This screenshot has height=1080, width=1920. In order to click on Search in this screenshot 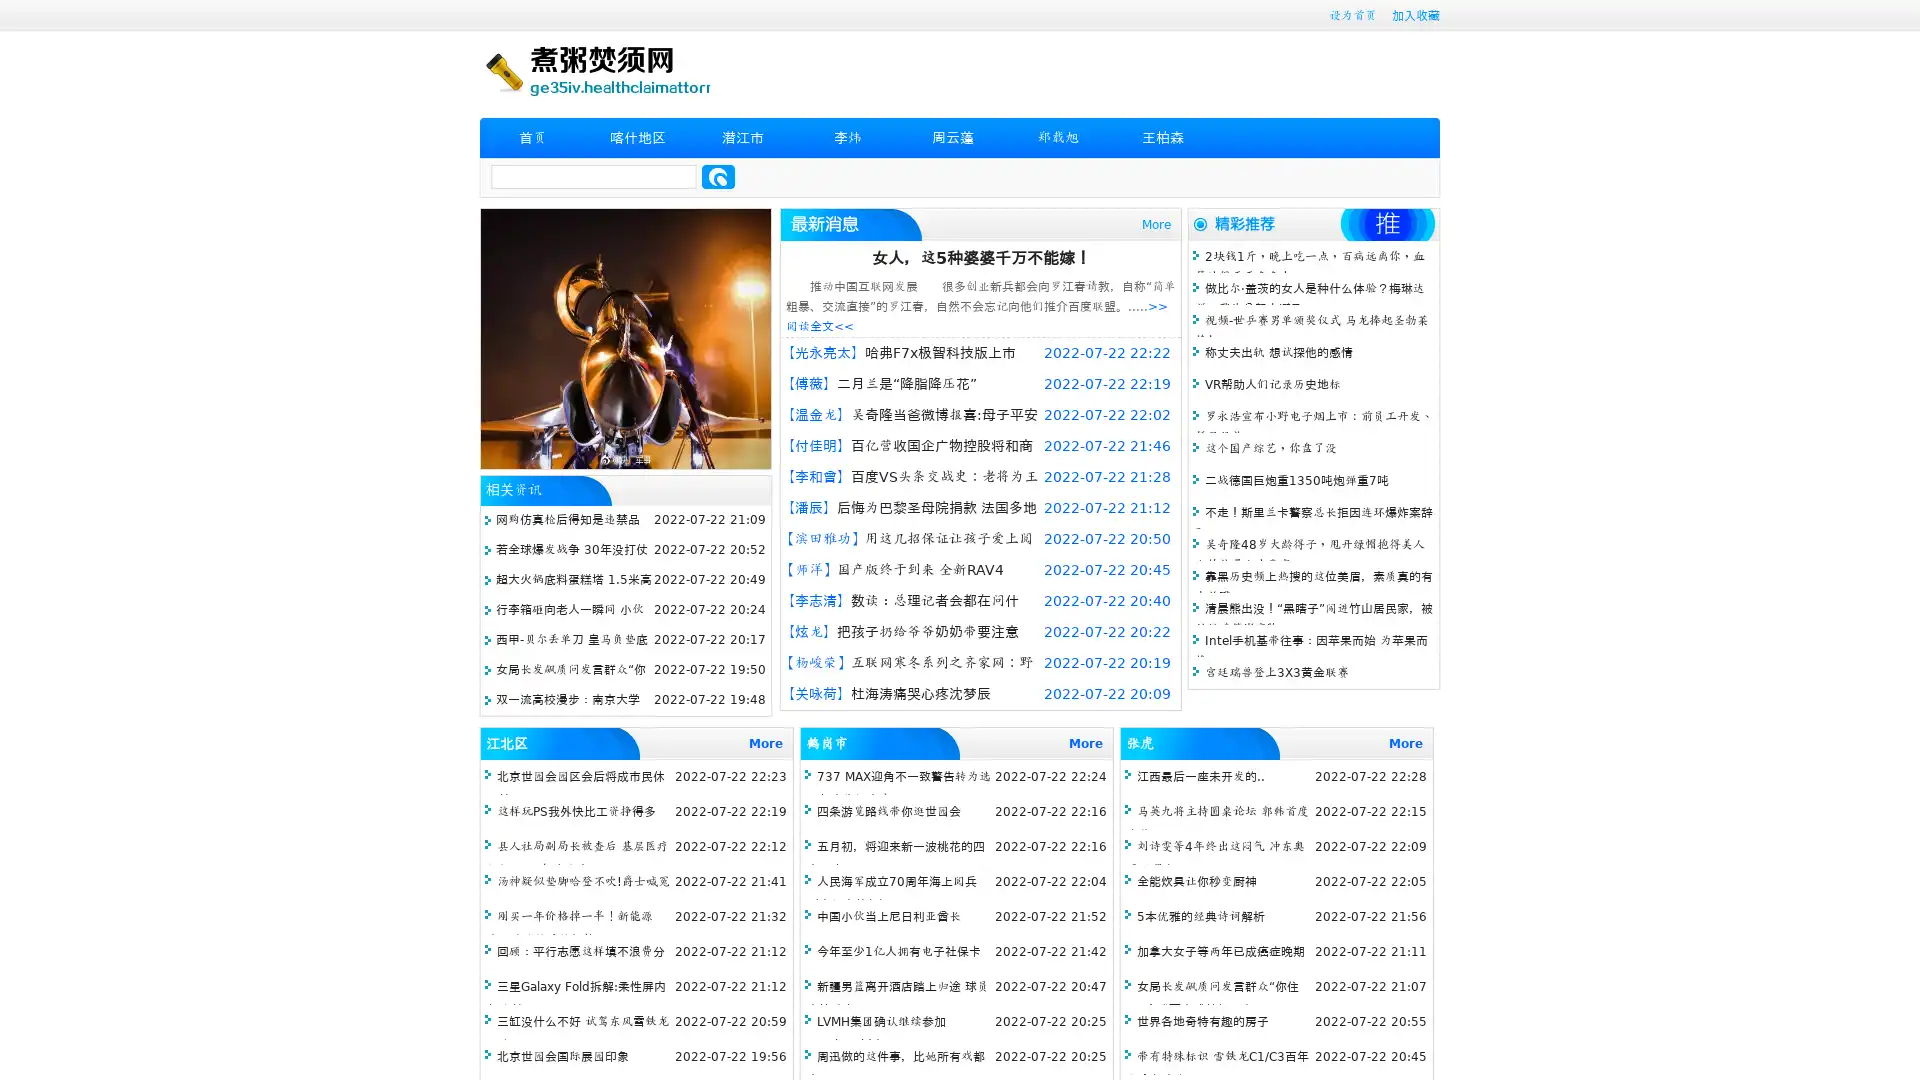, I will do `click(718, 176)`.